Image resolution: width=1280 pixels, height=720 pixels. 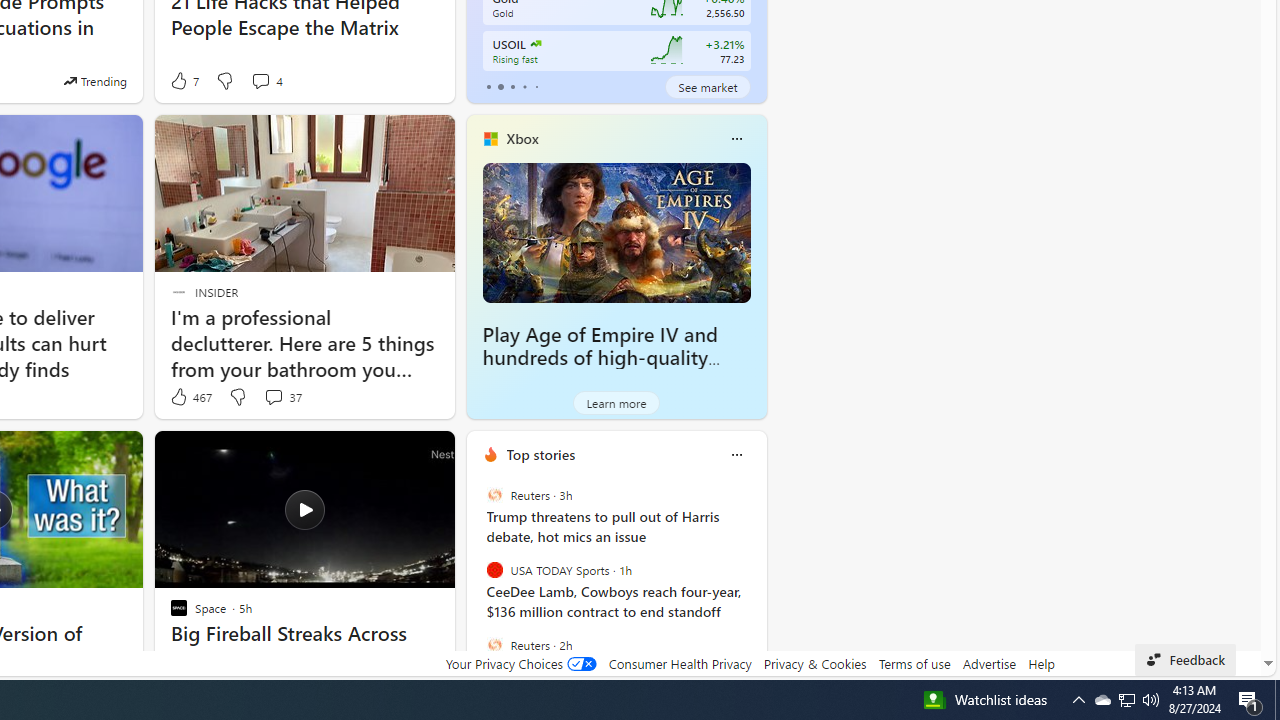 What do you see at coordinates (536, 86) in the screenshot?
I see `'tab-4'` at bounding box center [536, 86].